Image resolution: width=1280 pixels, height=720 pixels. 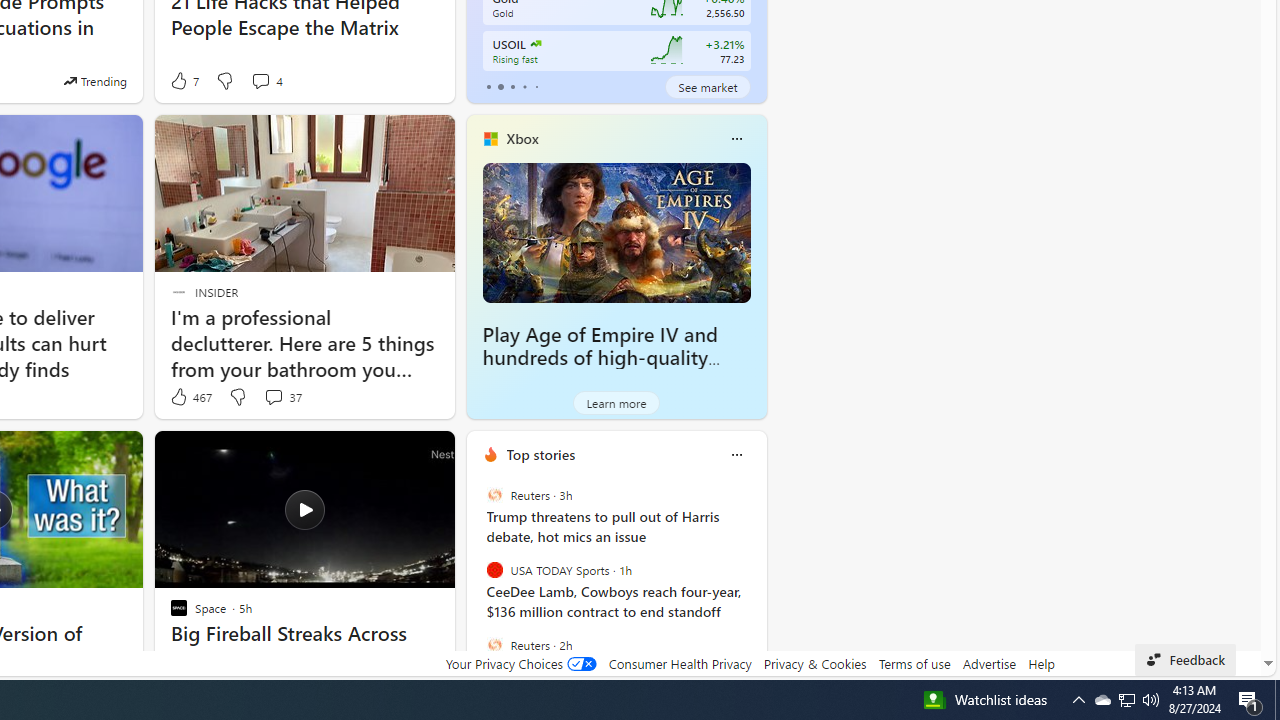 What do you see at coordinates (536, 86) in the screenshot?
I see `'tab-4'` at bounding box center [536, 86].